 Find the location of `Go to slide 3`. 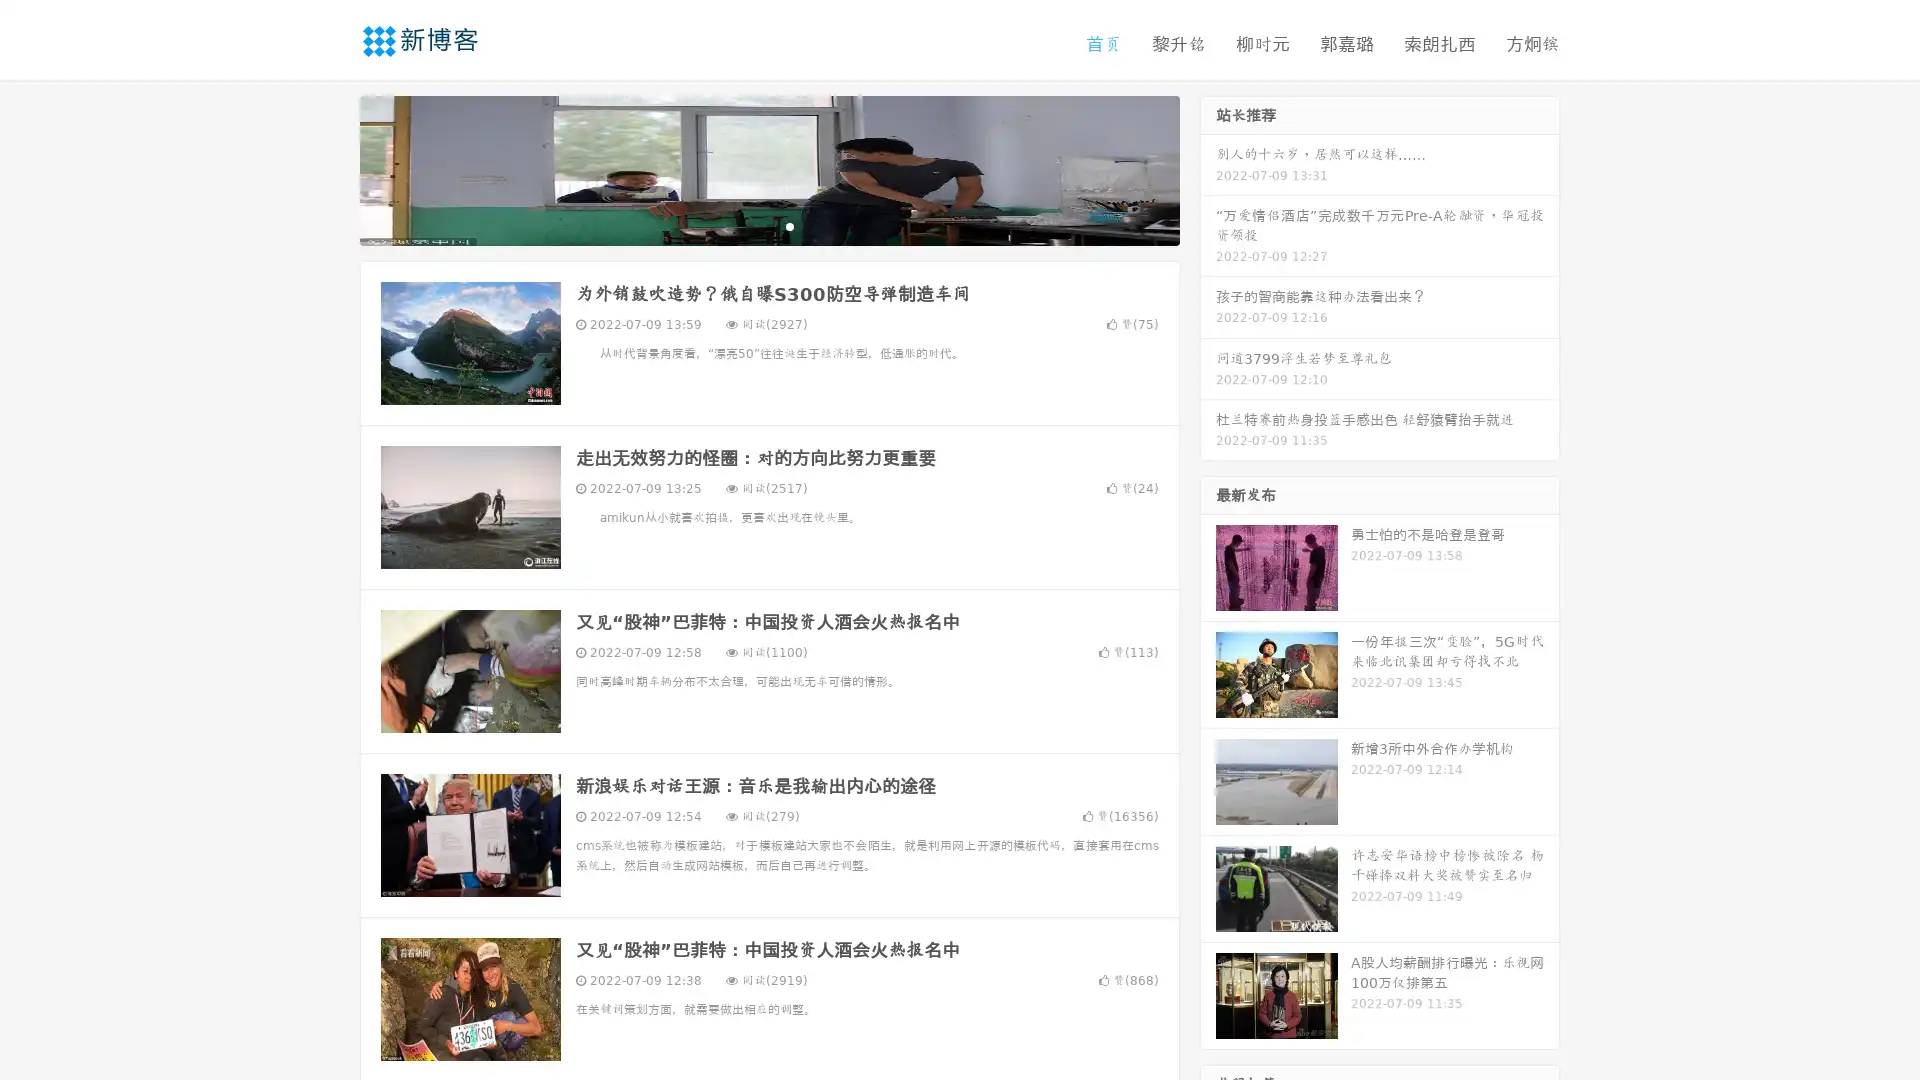

Go to slide 3 is located at coordinates (789, 225).